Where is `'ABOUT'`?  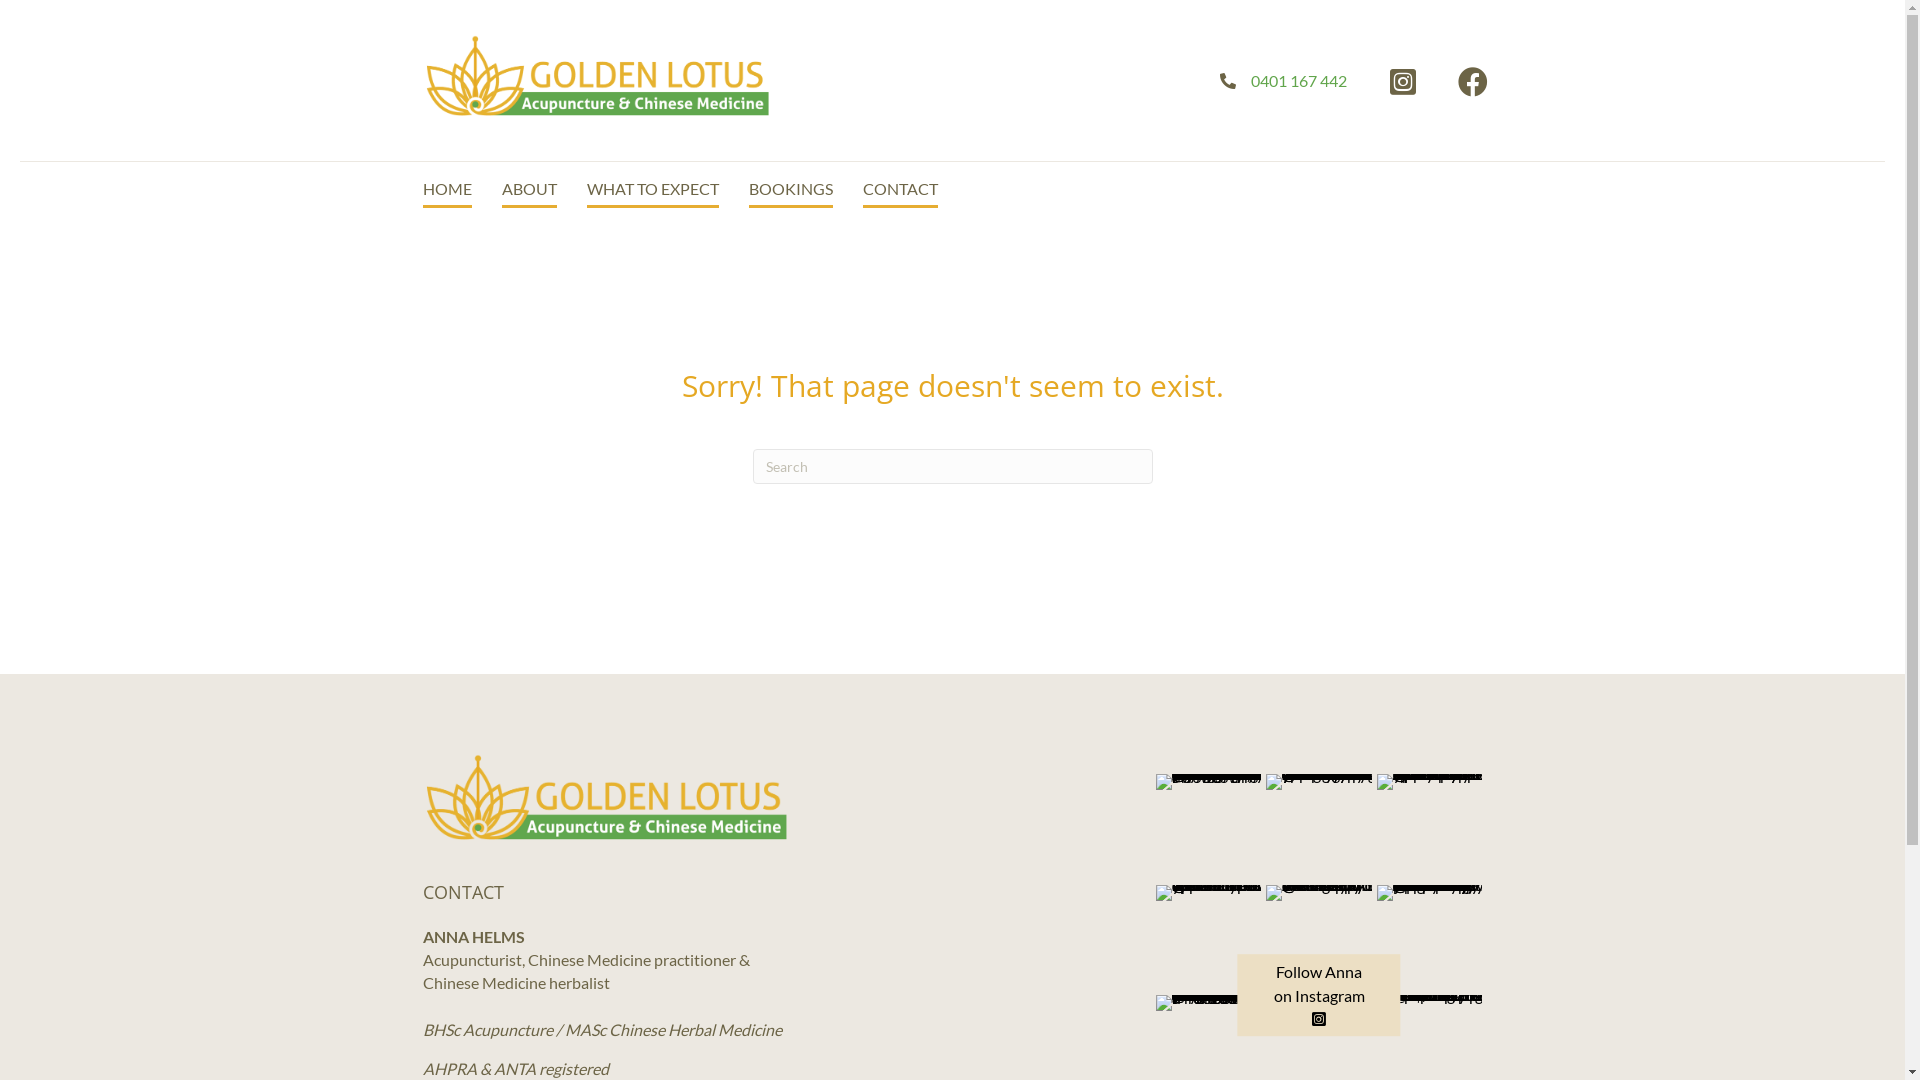 'ABOUT' is located at coordinates (502, 189).